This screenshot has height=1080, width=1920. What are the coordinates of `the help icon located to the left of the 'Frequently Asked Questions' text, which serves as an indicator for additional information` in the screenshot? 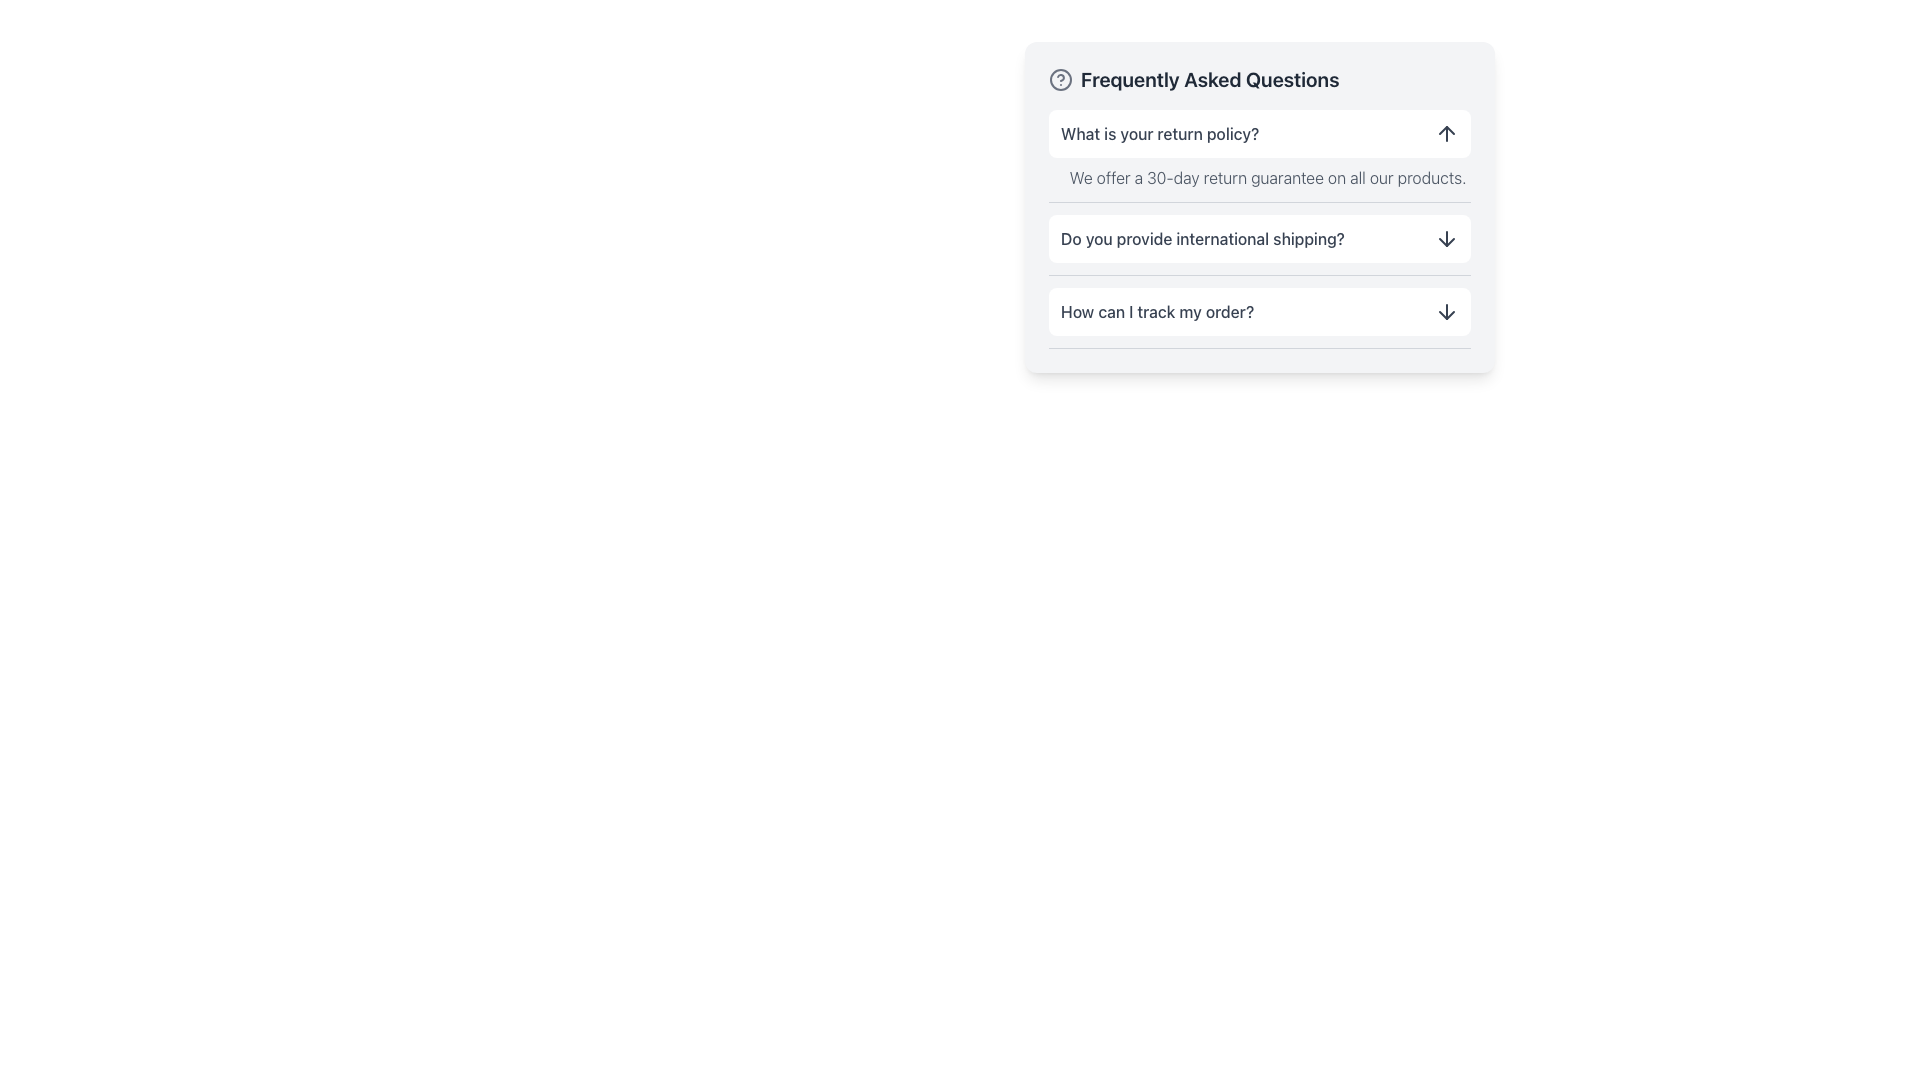 It's located at (1059, 79).